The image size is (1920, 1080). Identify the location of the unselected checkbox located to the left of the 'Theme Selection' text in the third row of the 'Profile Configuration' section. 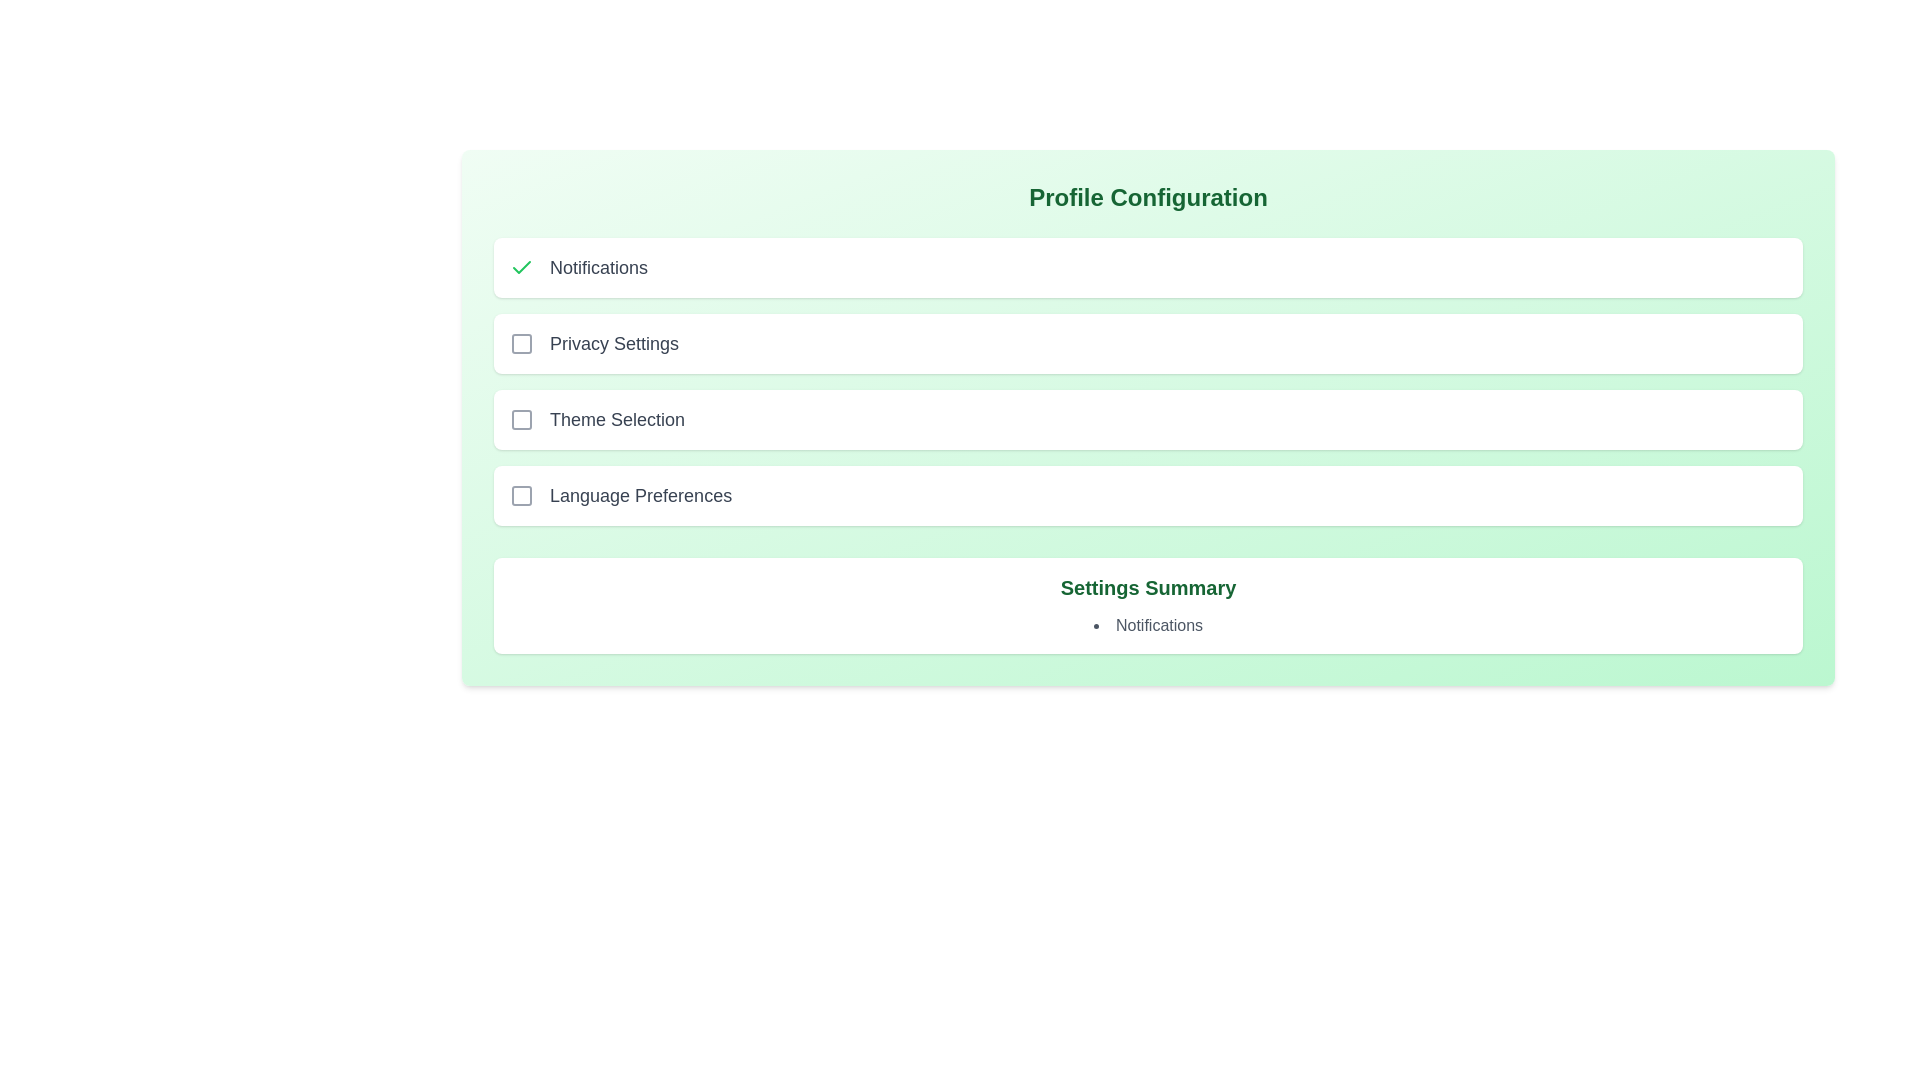
(522, 419).